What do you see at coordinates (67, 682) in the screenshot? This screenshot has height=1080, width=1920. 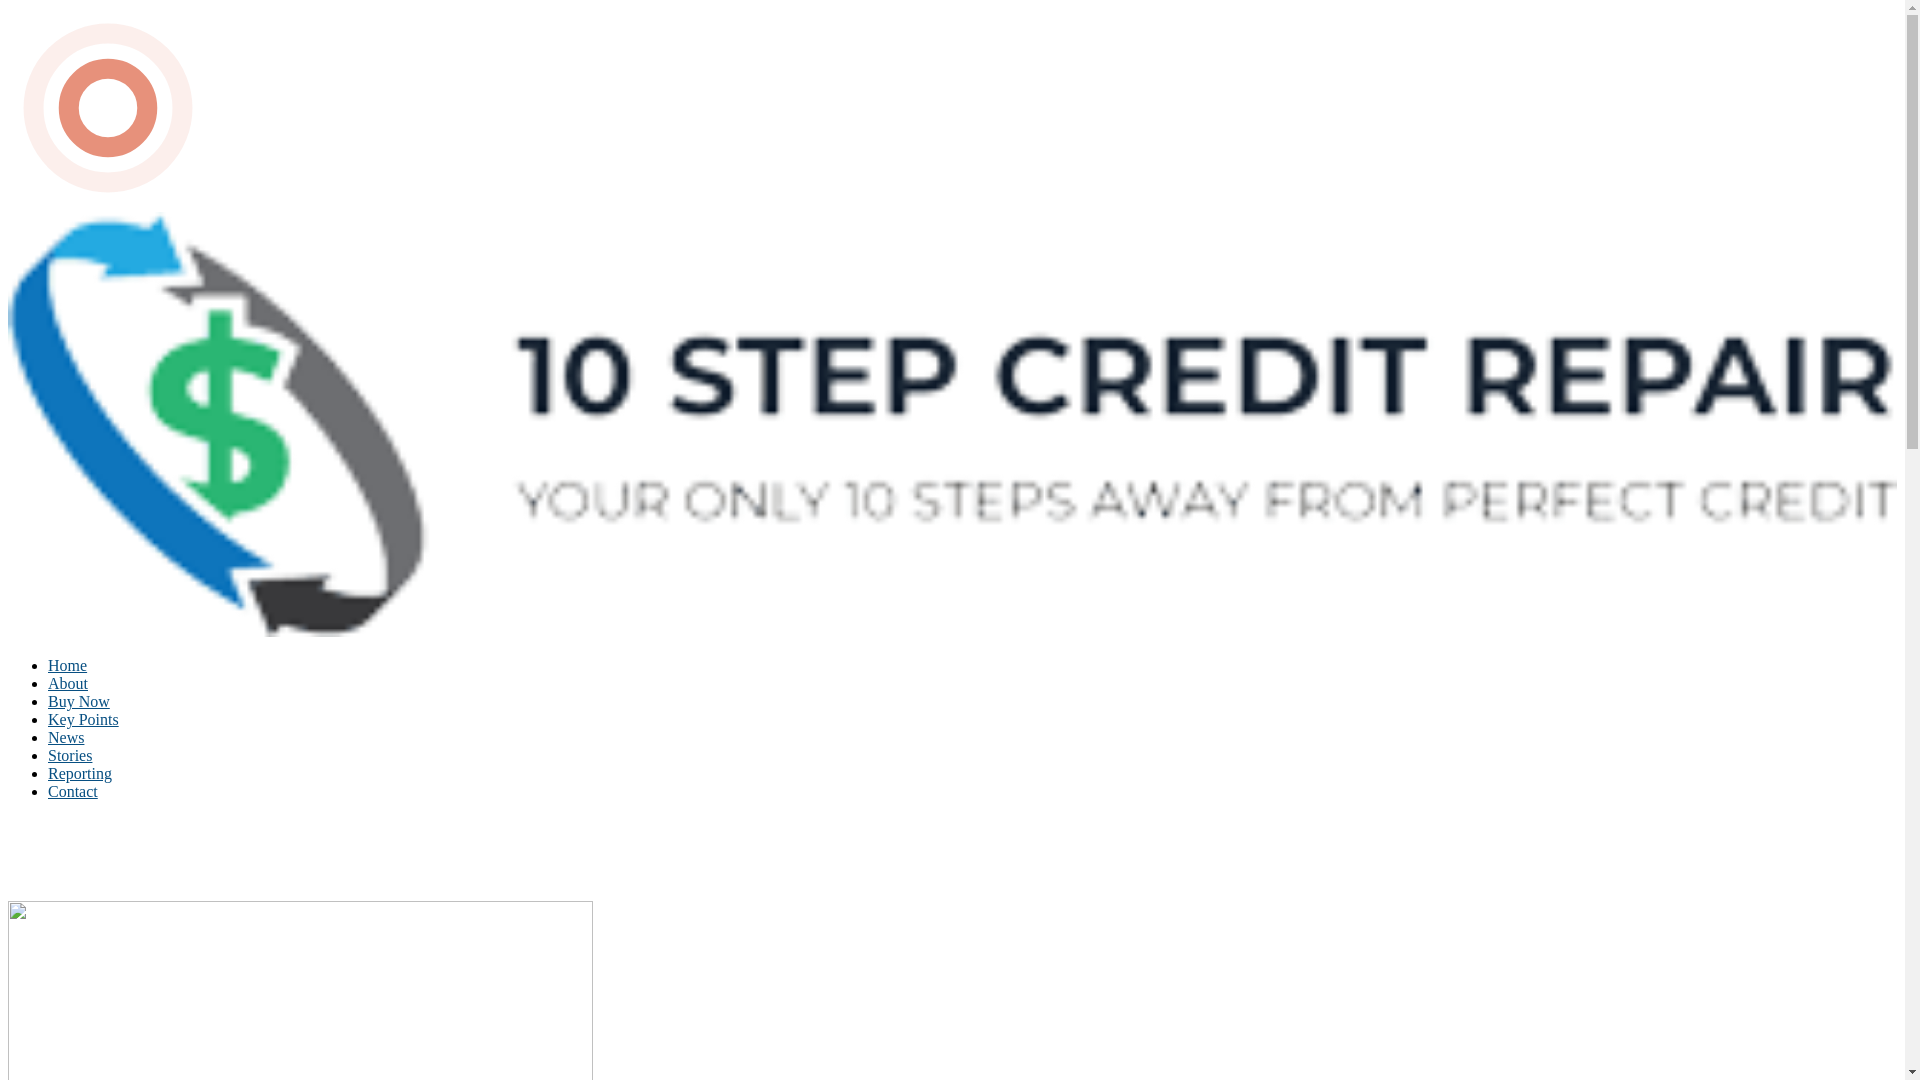 I see `'About'` at bounding box center [67, 682].